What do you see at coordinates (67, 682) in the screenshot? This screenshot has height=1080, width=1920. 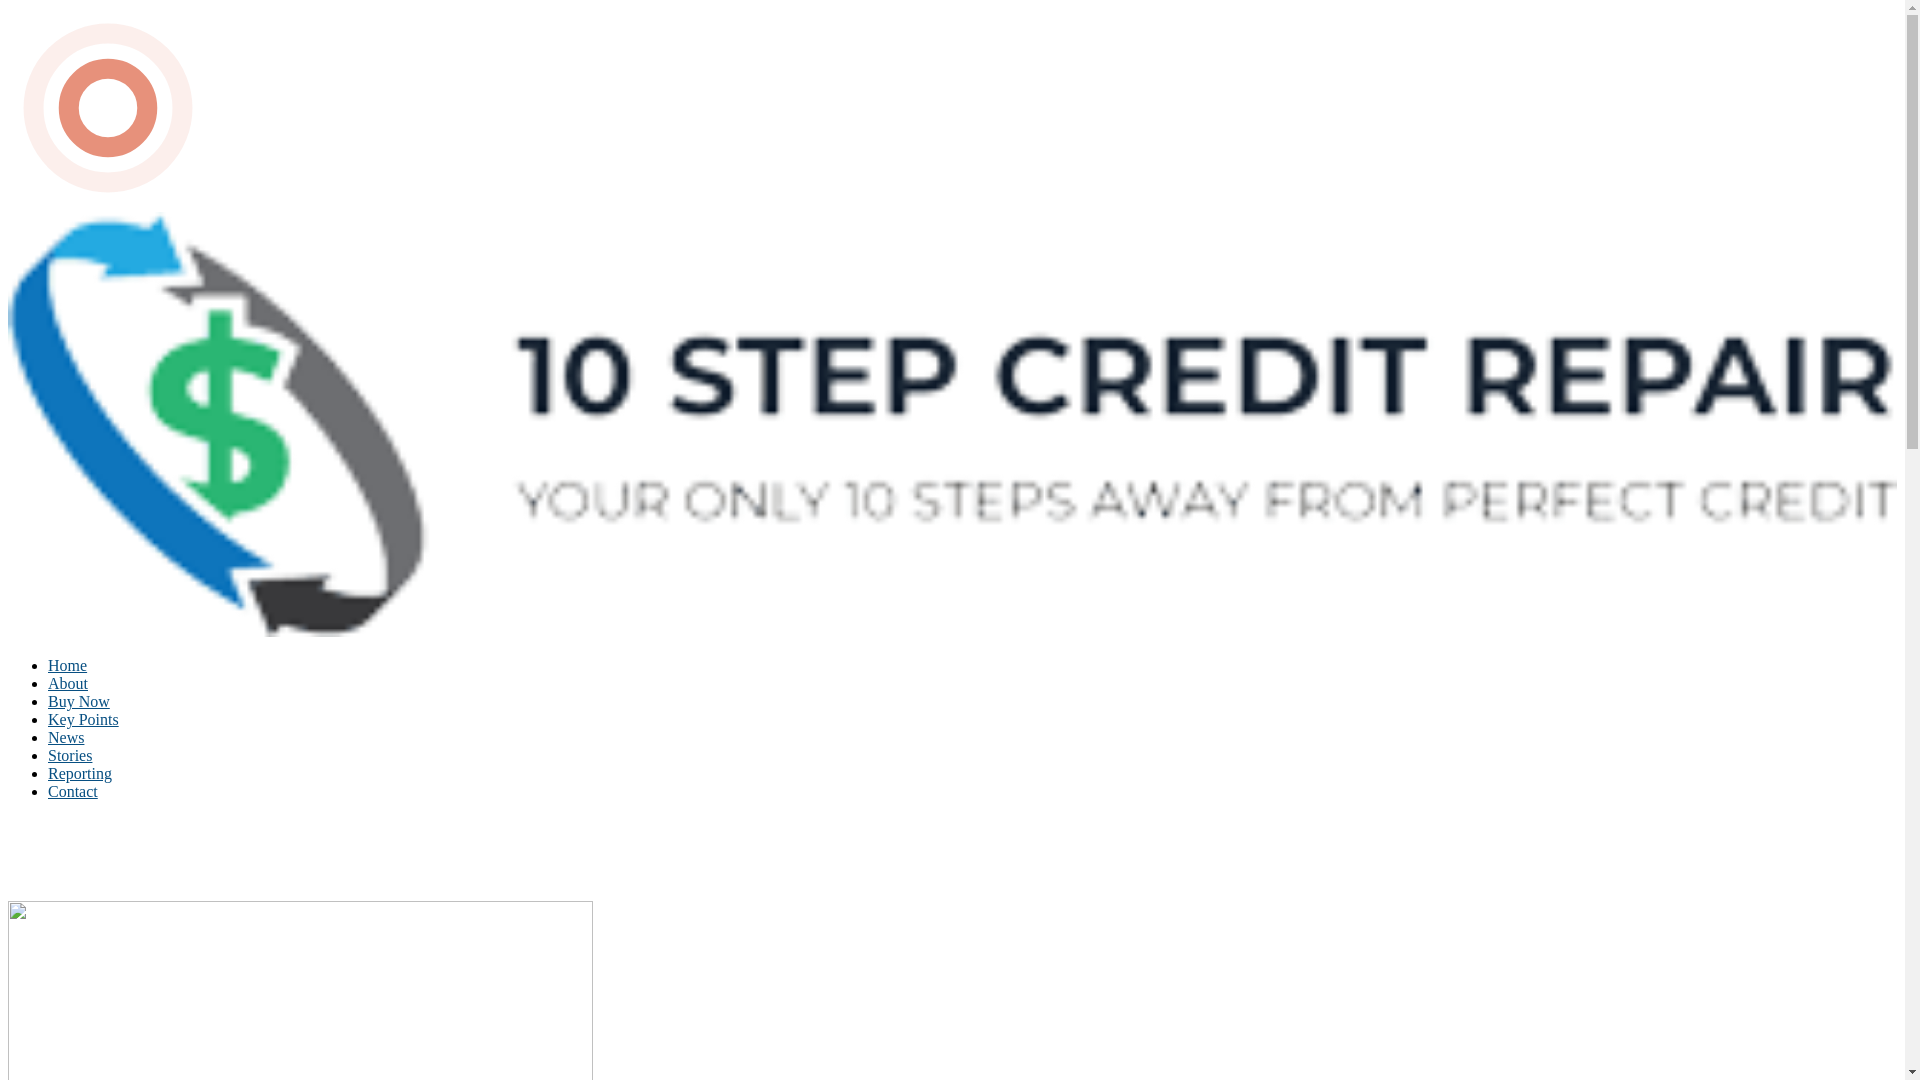 I see `'About'` at bounding box center [67, 682].